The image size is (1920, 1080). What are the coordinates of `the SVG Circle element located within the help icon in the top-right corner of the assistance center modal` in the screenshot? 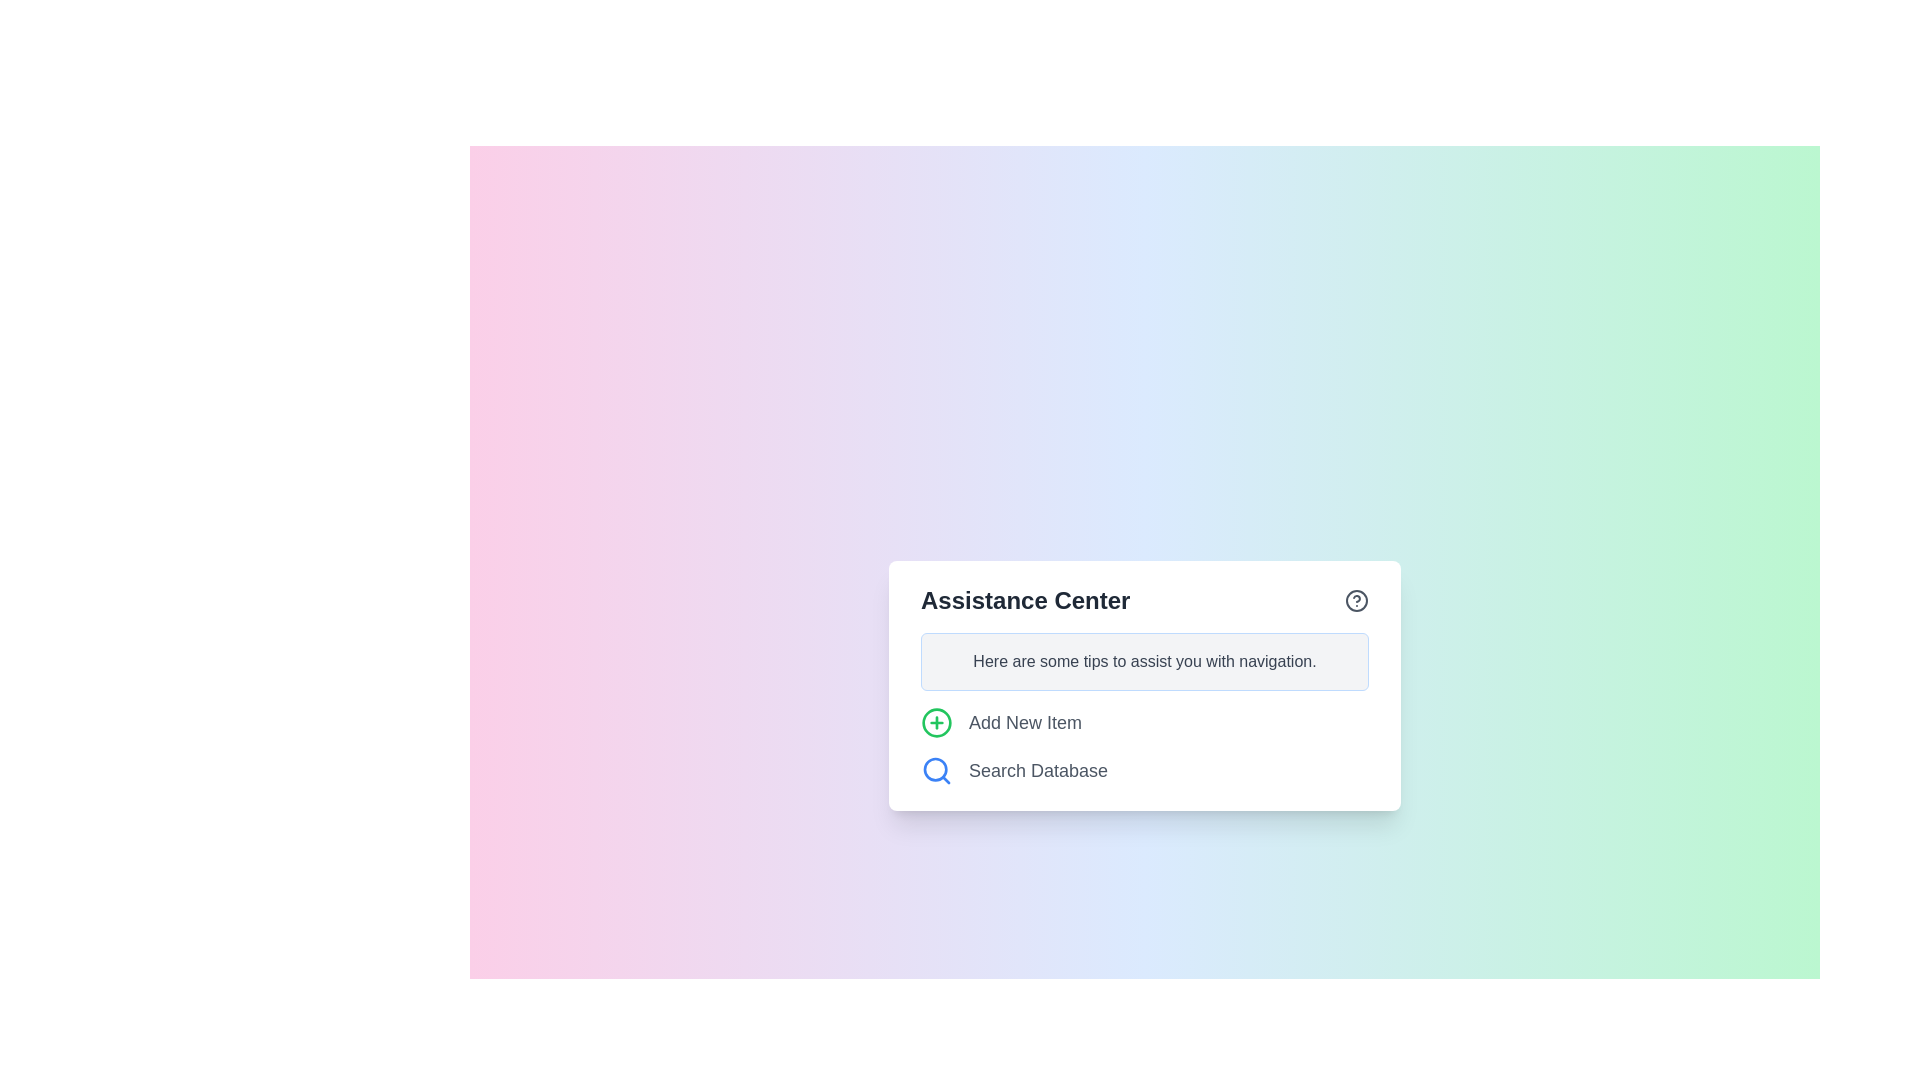 It's located at (1357, 600).